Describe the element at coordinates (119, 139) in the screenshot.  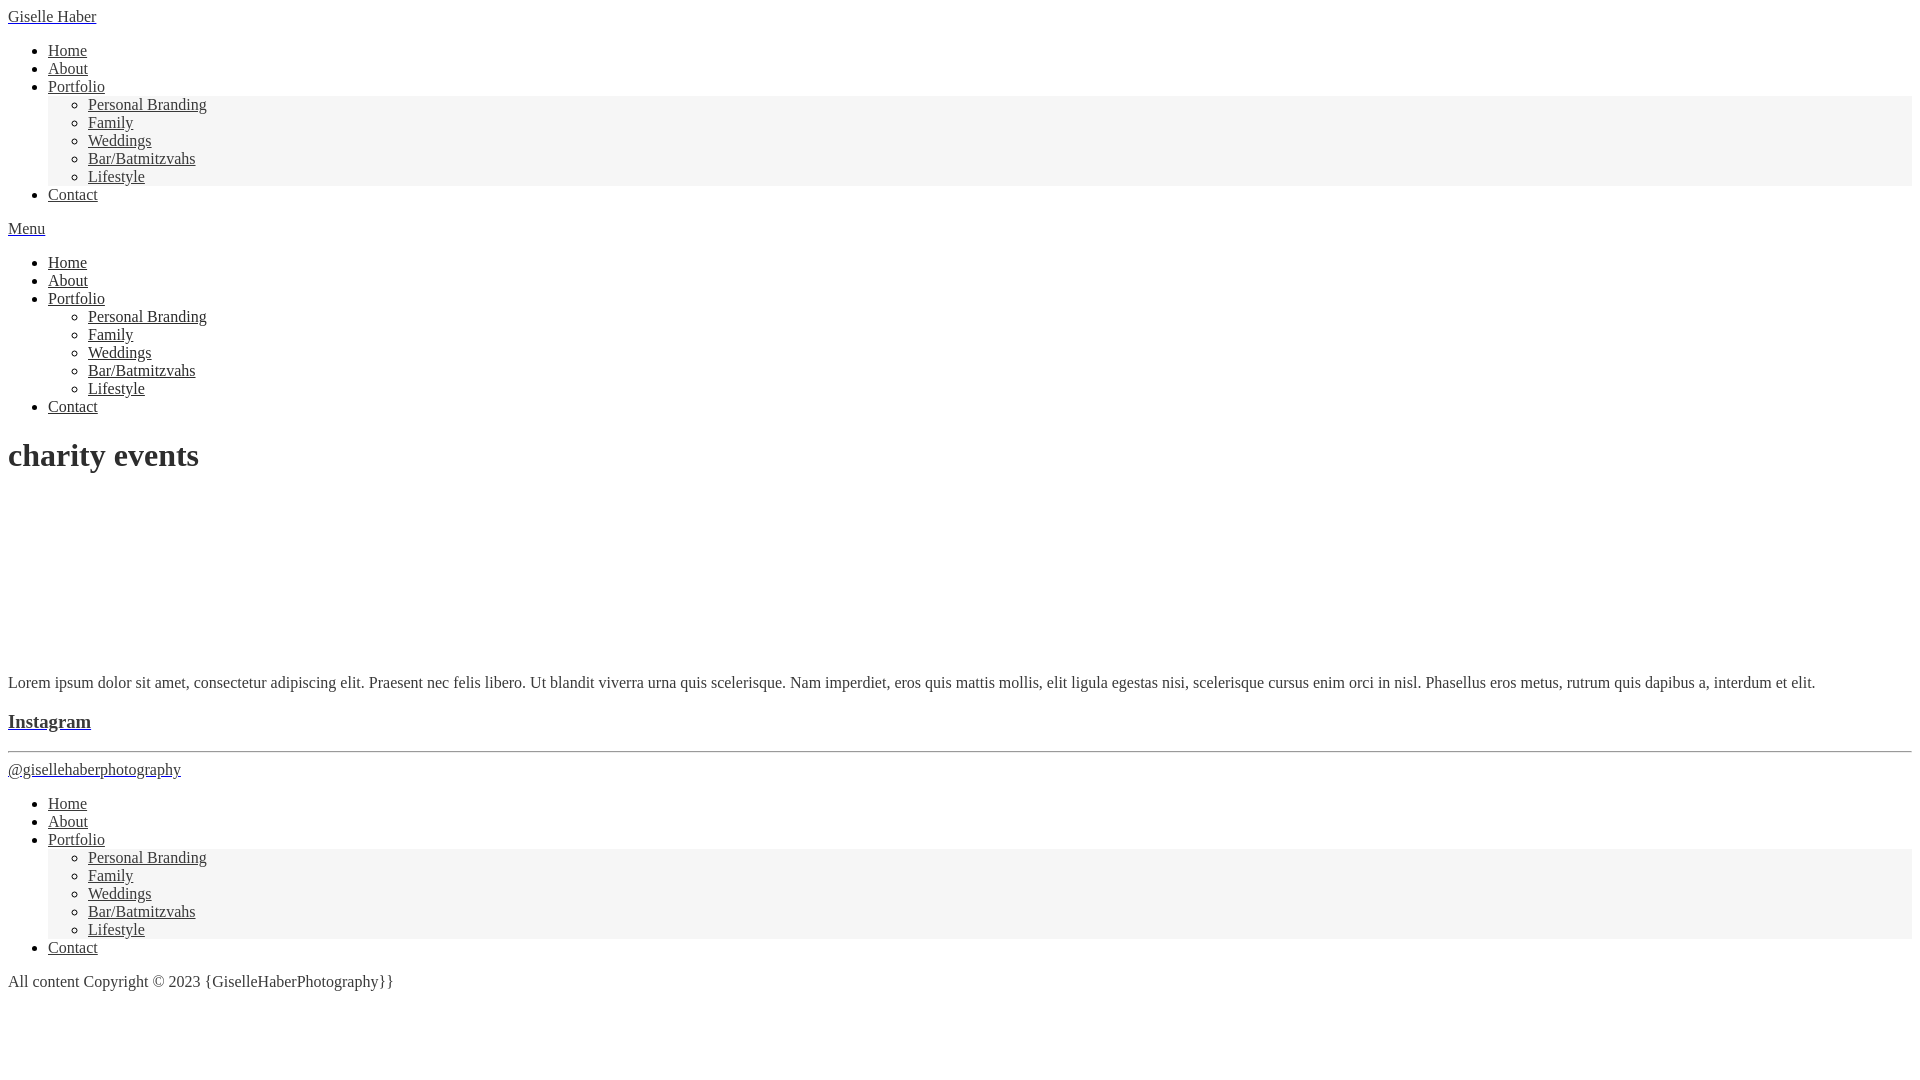
I see `'Weddings'` at that location.